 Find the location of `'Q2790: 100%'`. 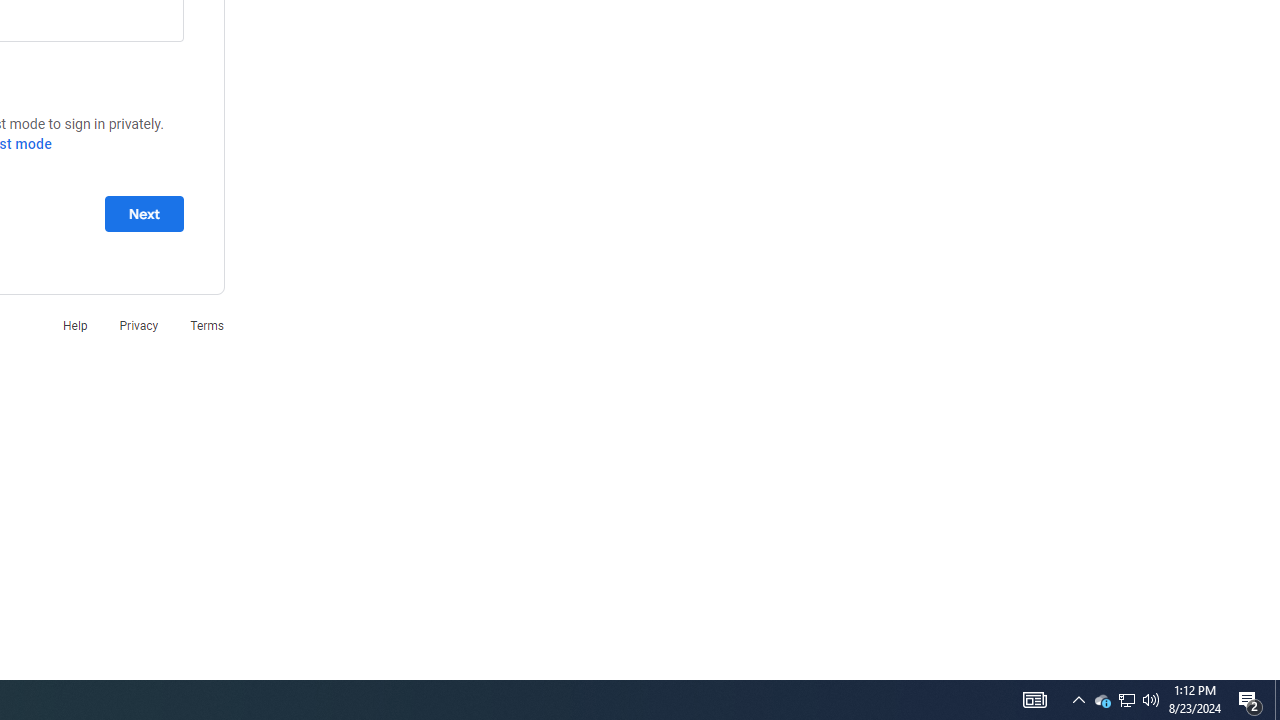

'Q2790: 100%' is located at coordinates (1101, 698).